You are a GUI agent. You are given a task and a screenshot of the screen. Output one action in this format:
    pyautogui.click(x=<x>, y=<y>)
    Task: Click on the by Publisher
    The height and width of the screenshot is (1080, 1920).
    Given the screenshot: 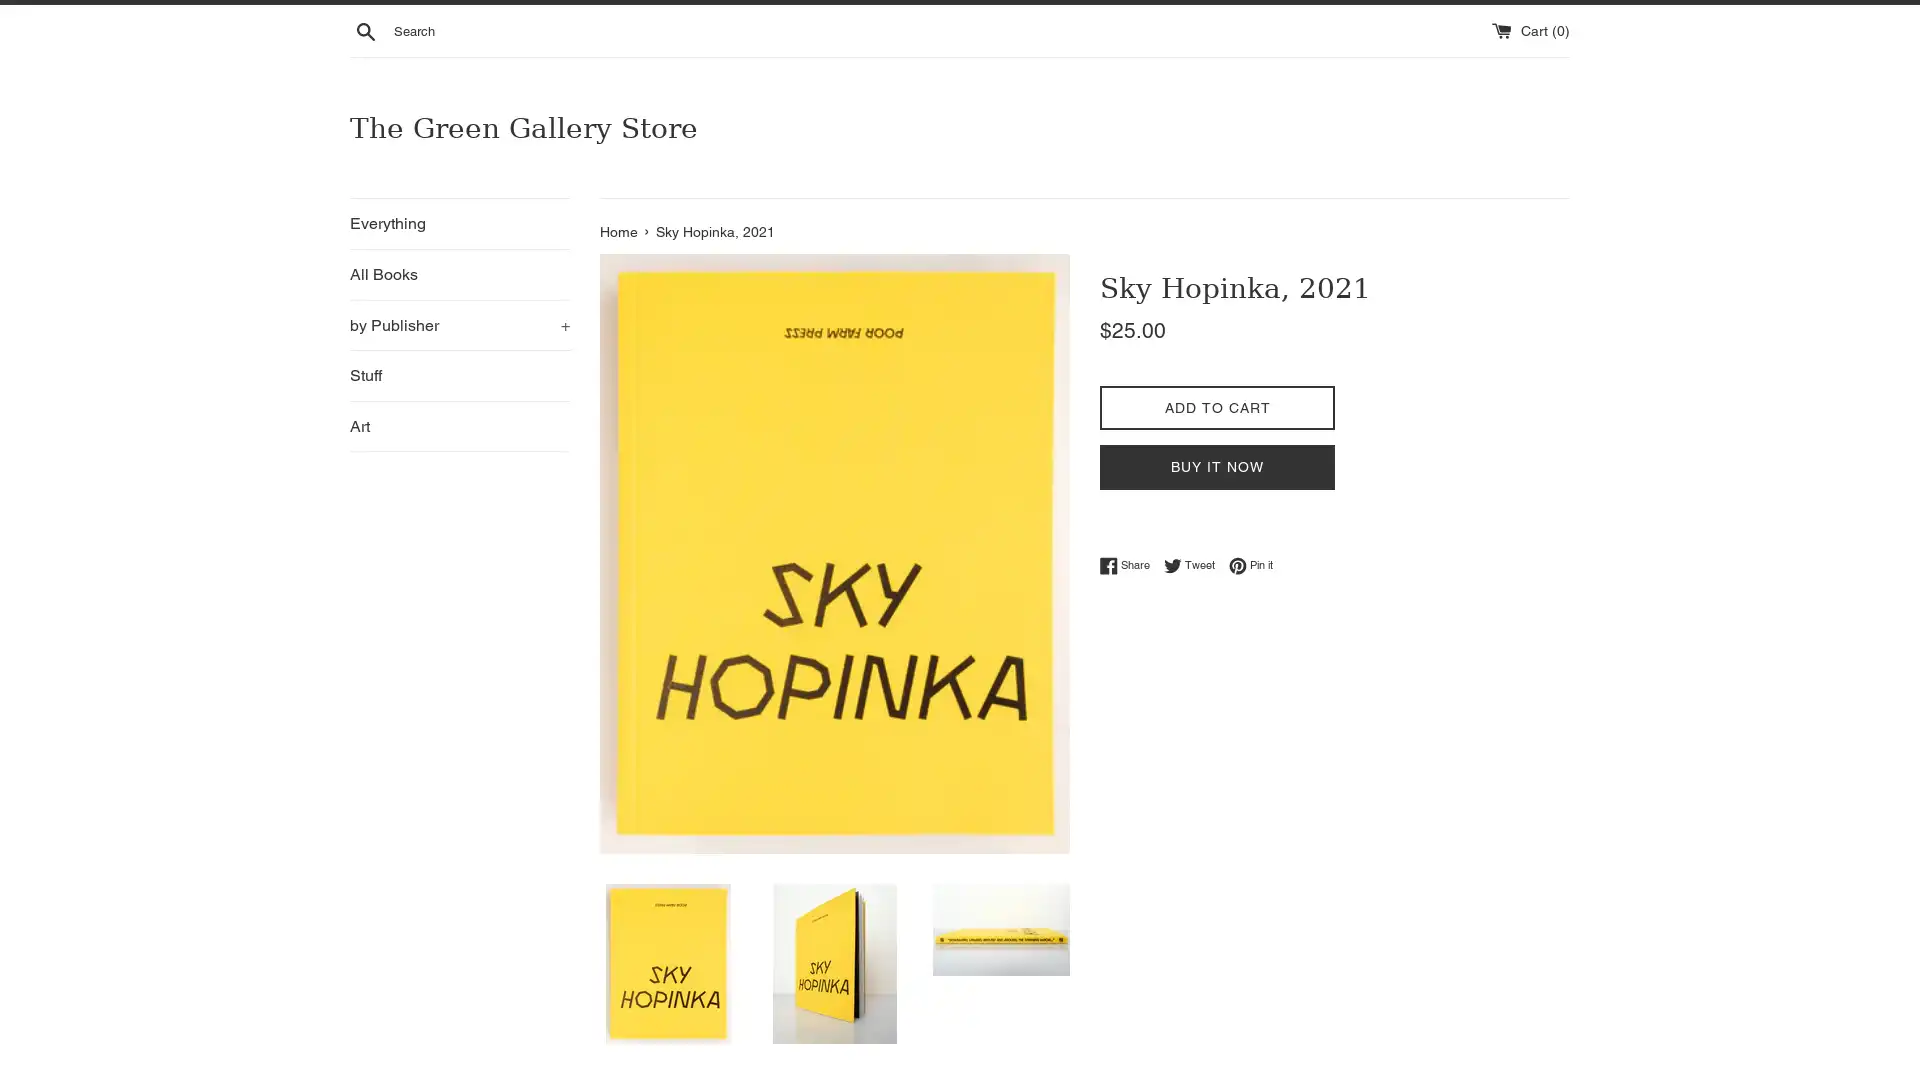 What is the action you would take?
    pyautogui.click(x=459, y=323)
    